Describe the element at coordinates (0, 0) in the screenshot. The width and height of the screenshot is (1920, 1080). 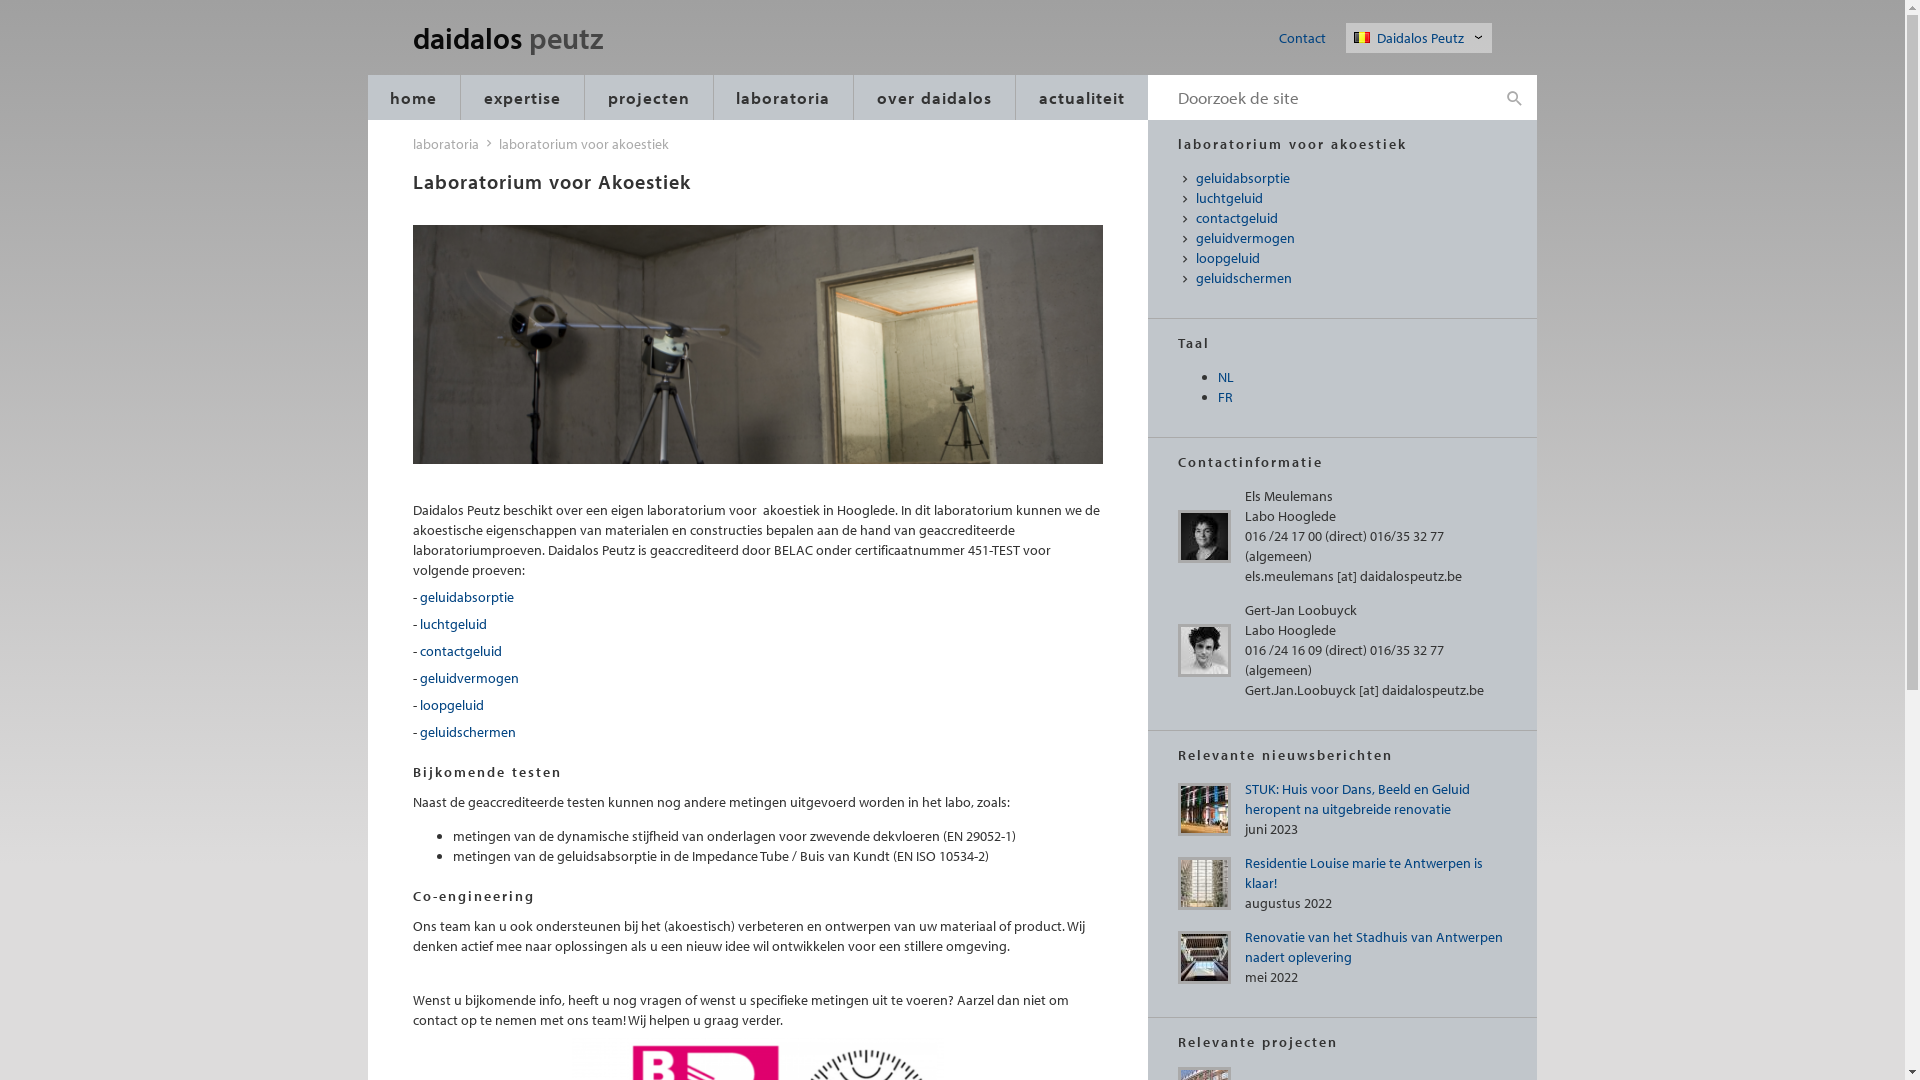
I see `'Overslaan en naar de inhoud gaan'` at that location.